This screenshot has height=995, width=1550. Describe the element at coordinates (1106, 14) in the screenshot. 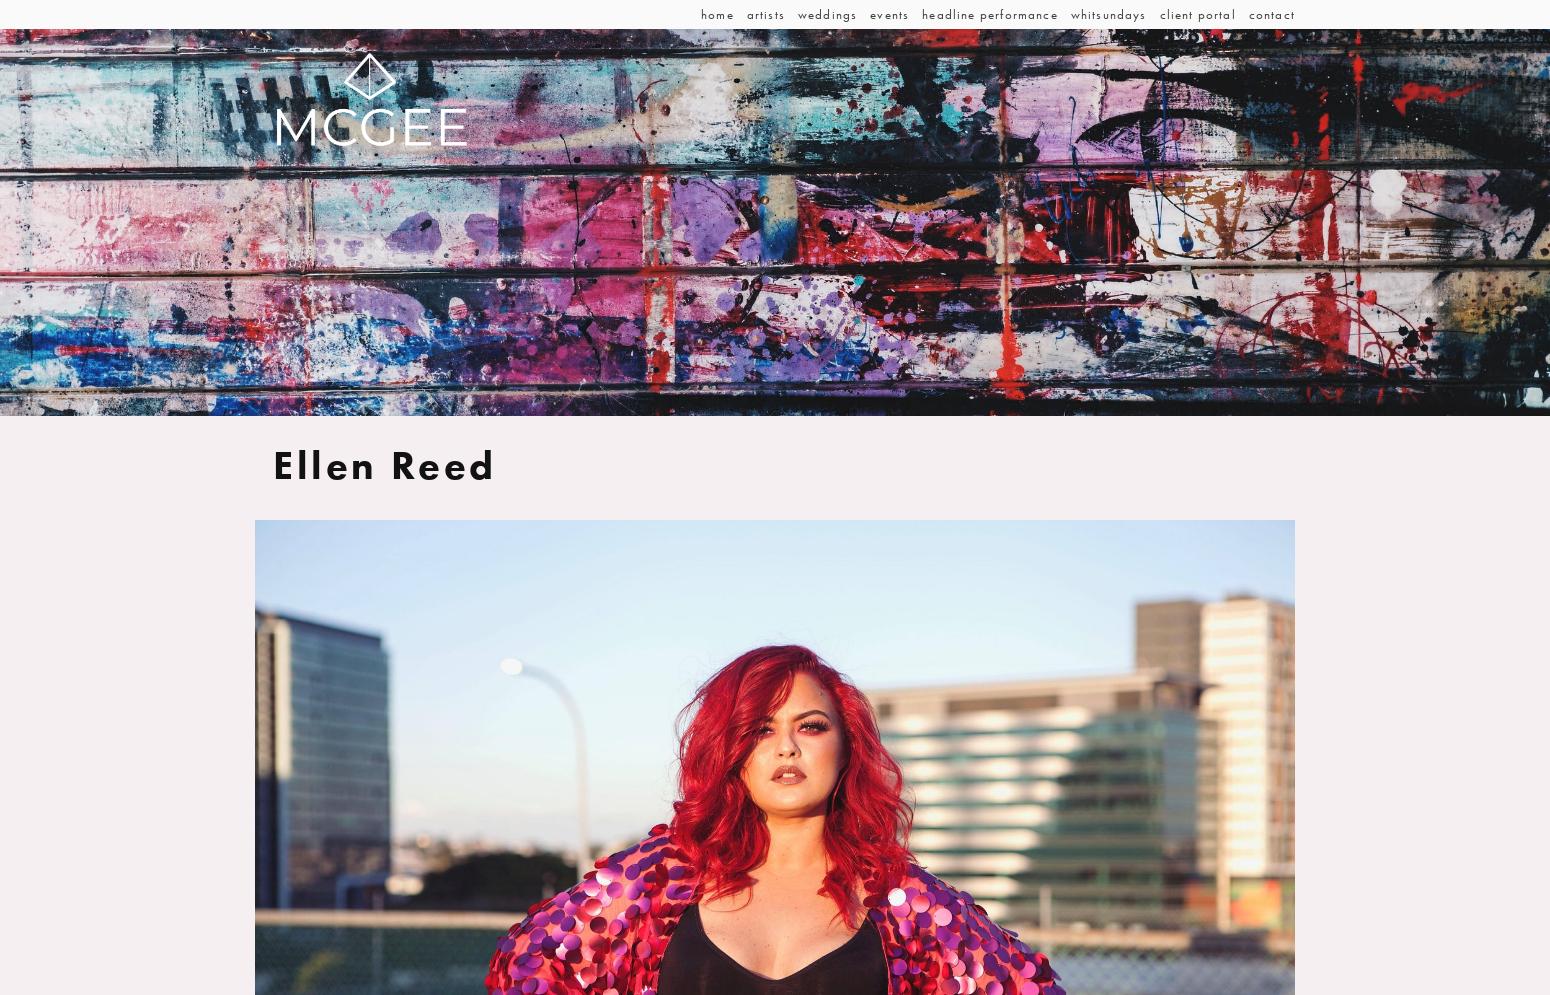

I see `'Whitsundays'` at that location.